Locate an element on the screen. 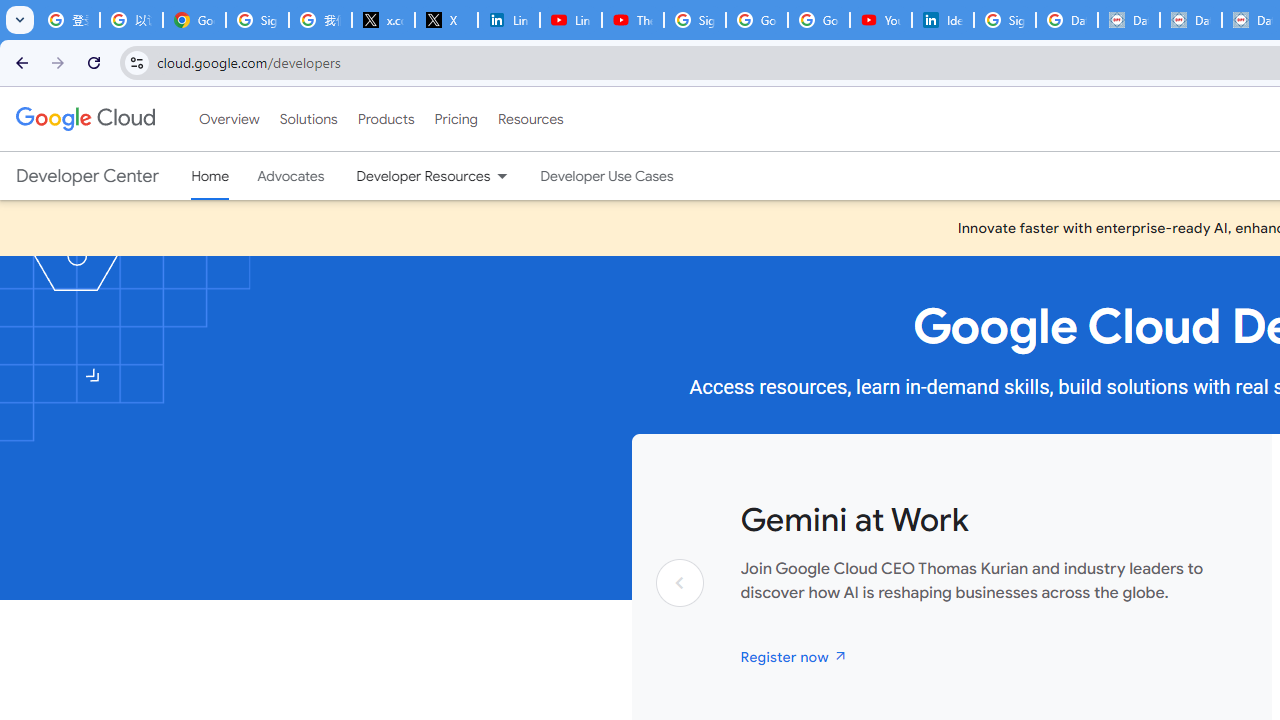  'Pricing' is located at coordinates (454, 119).